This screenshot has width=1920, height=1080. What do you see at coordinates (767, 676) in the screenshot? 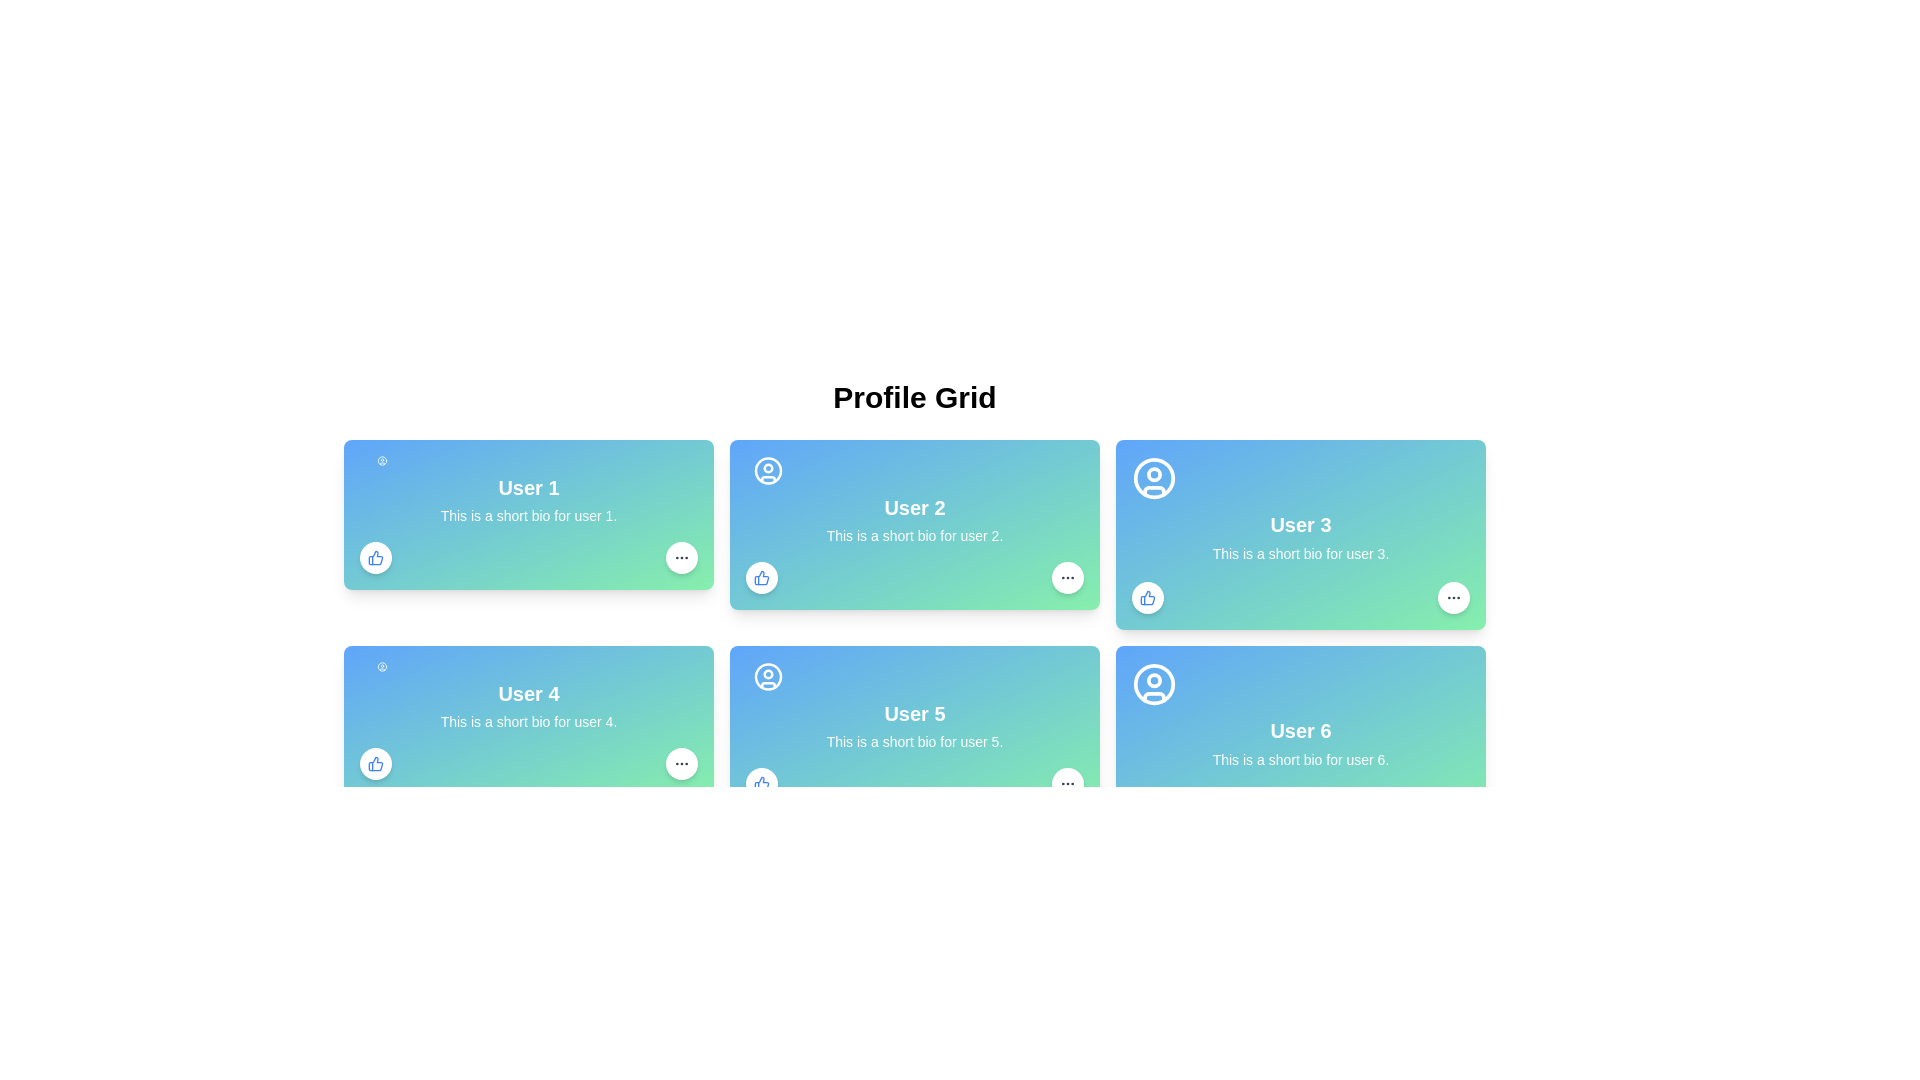
I see `the user icon representing 'User 5' located at the top-left corner of the user profile card, which includes a circular outline and gradient background` at bounding box center [767, 676].